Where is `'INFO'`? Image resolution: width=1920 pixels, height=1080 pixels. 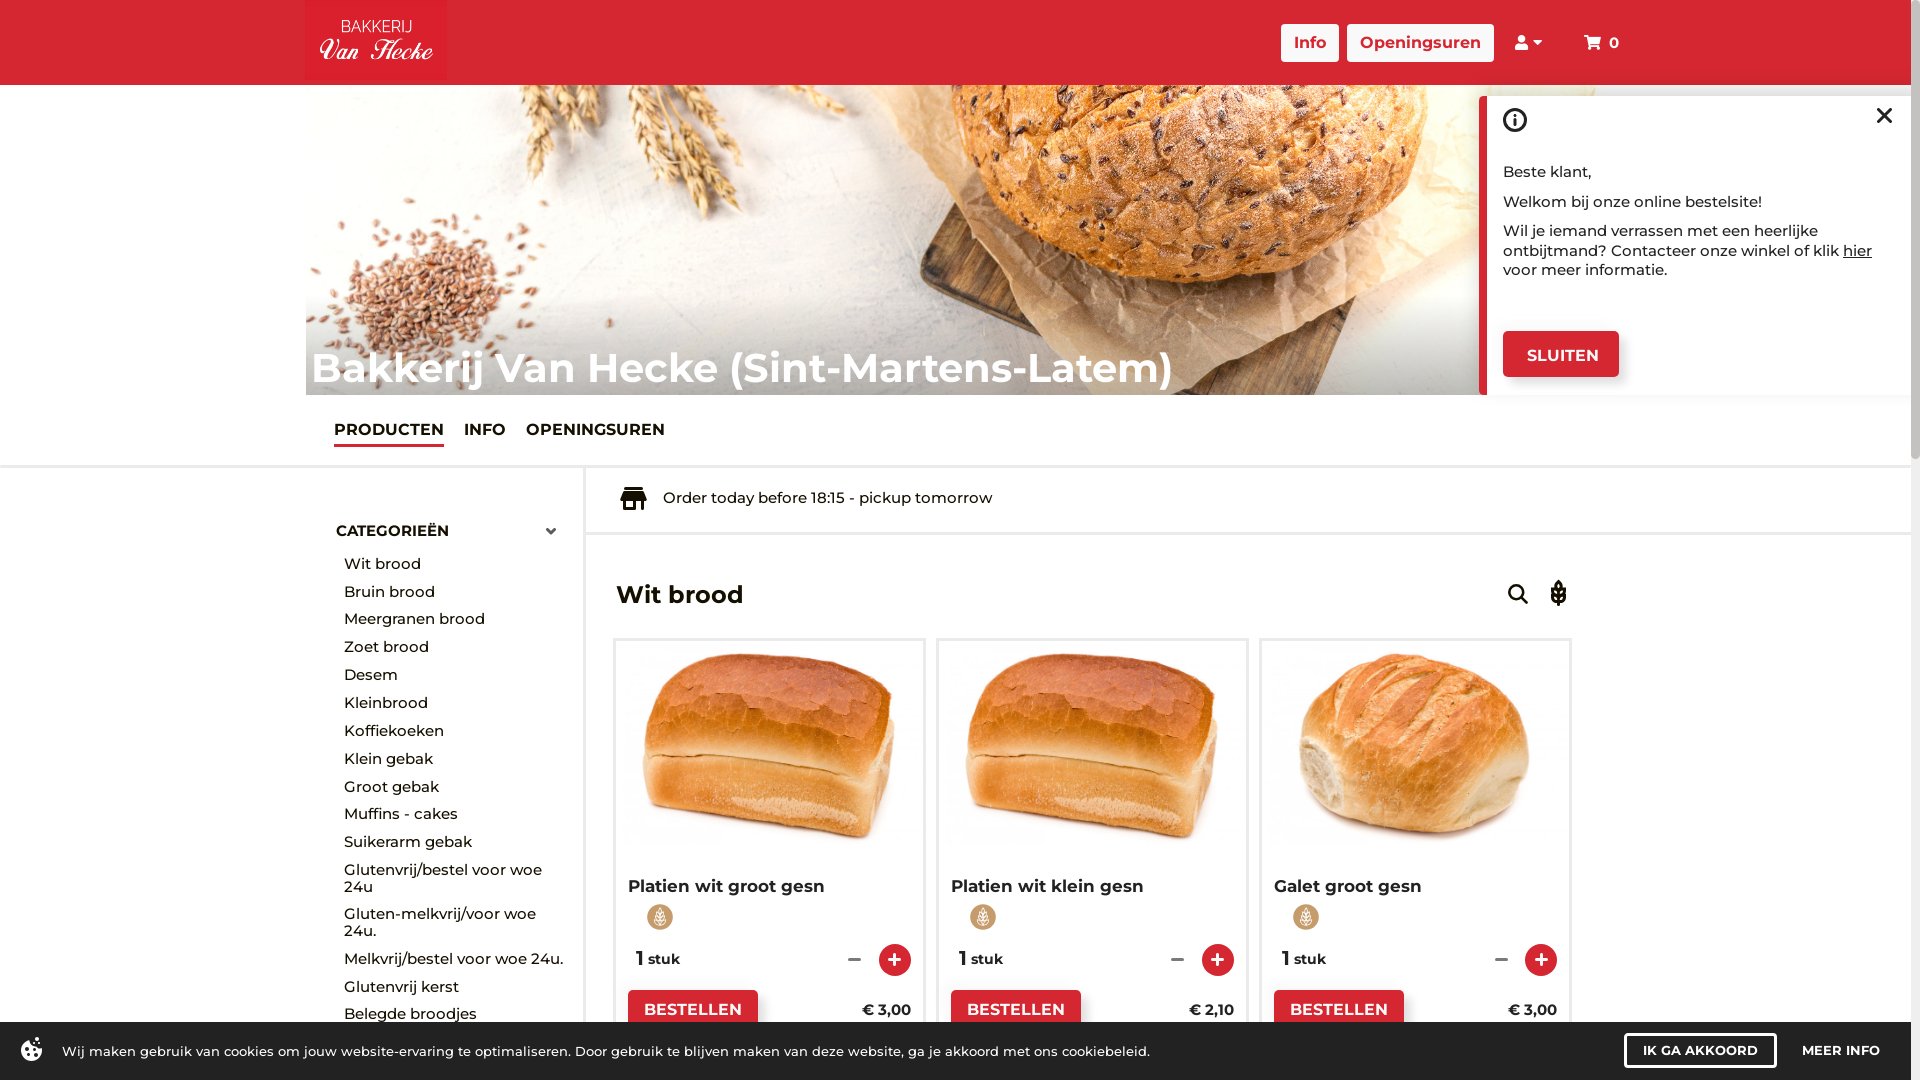
'INFO' is located at coordinates (463, 428).